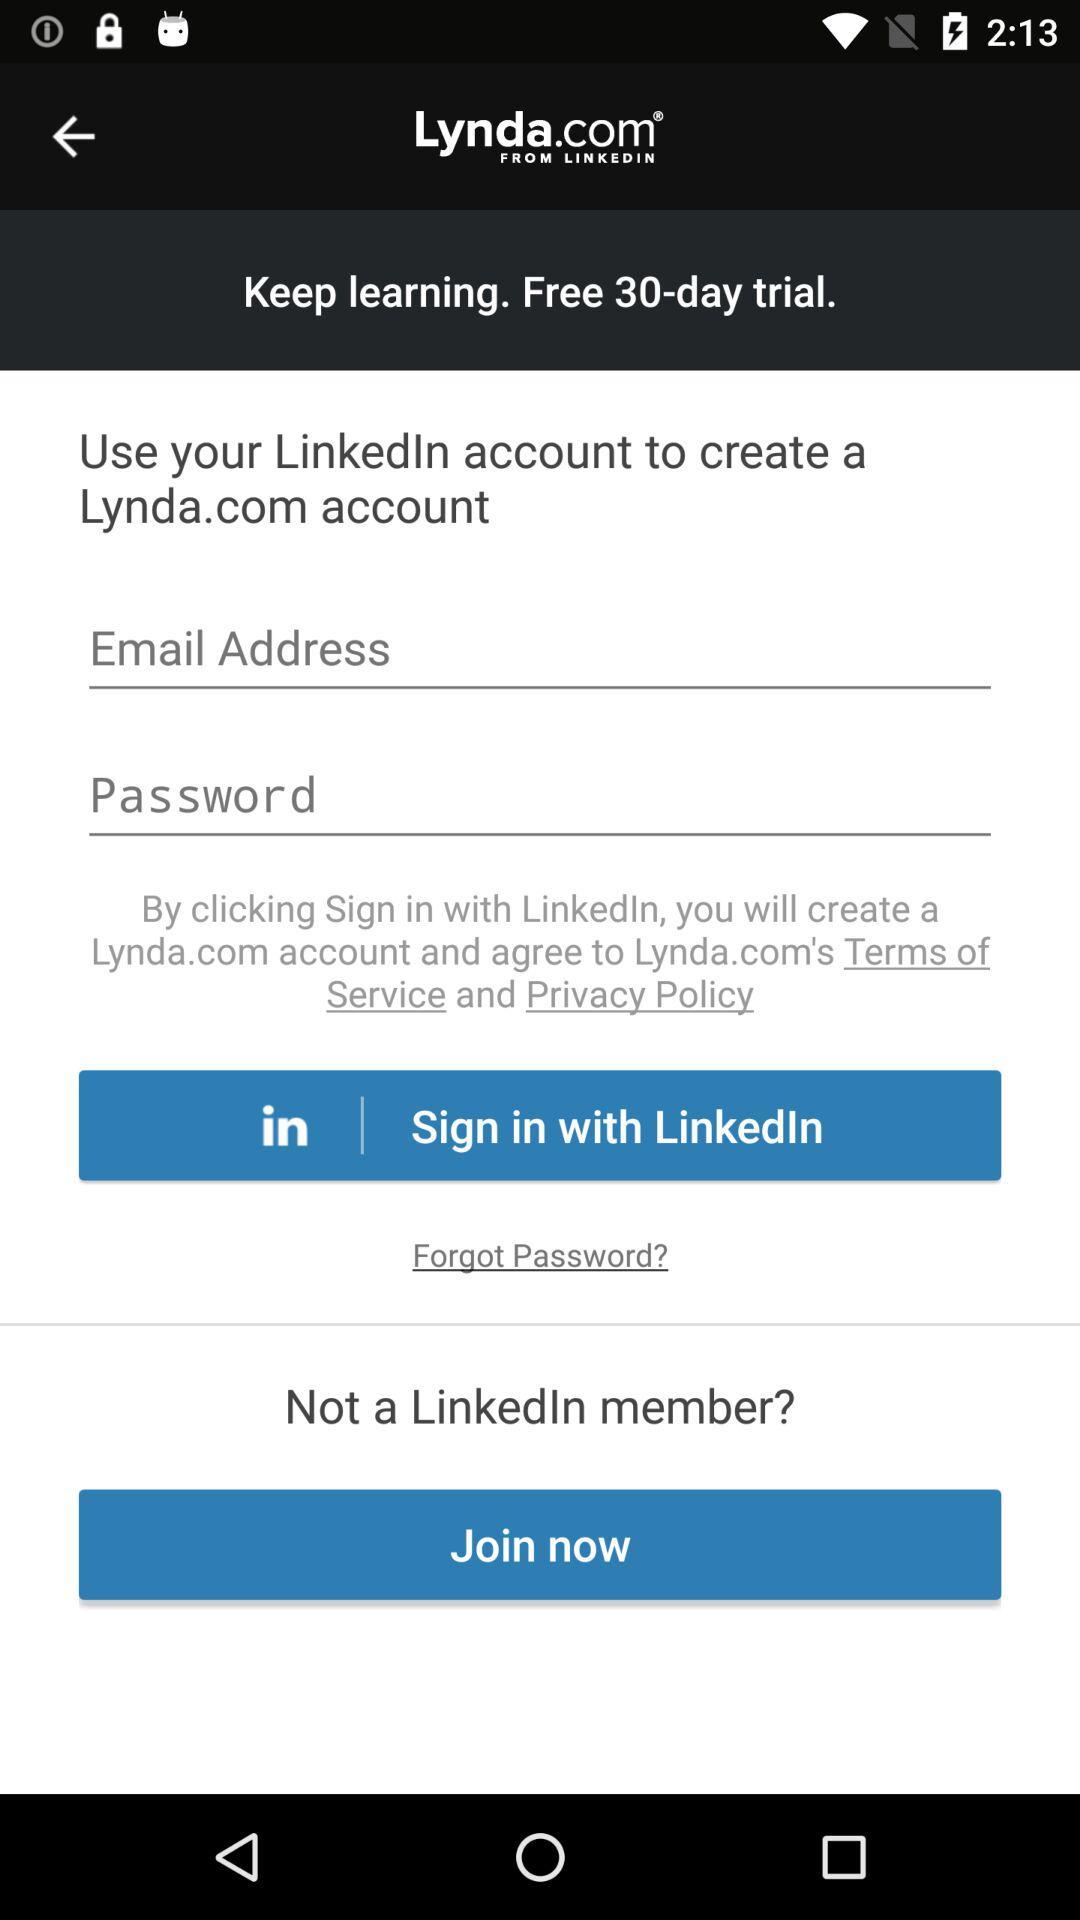 The width and height of the screenshot is (1080, 1920). I want to click on forgot  password, so click(540, 1253).